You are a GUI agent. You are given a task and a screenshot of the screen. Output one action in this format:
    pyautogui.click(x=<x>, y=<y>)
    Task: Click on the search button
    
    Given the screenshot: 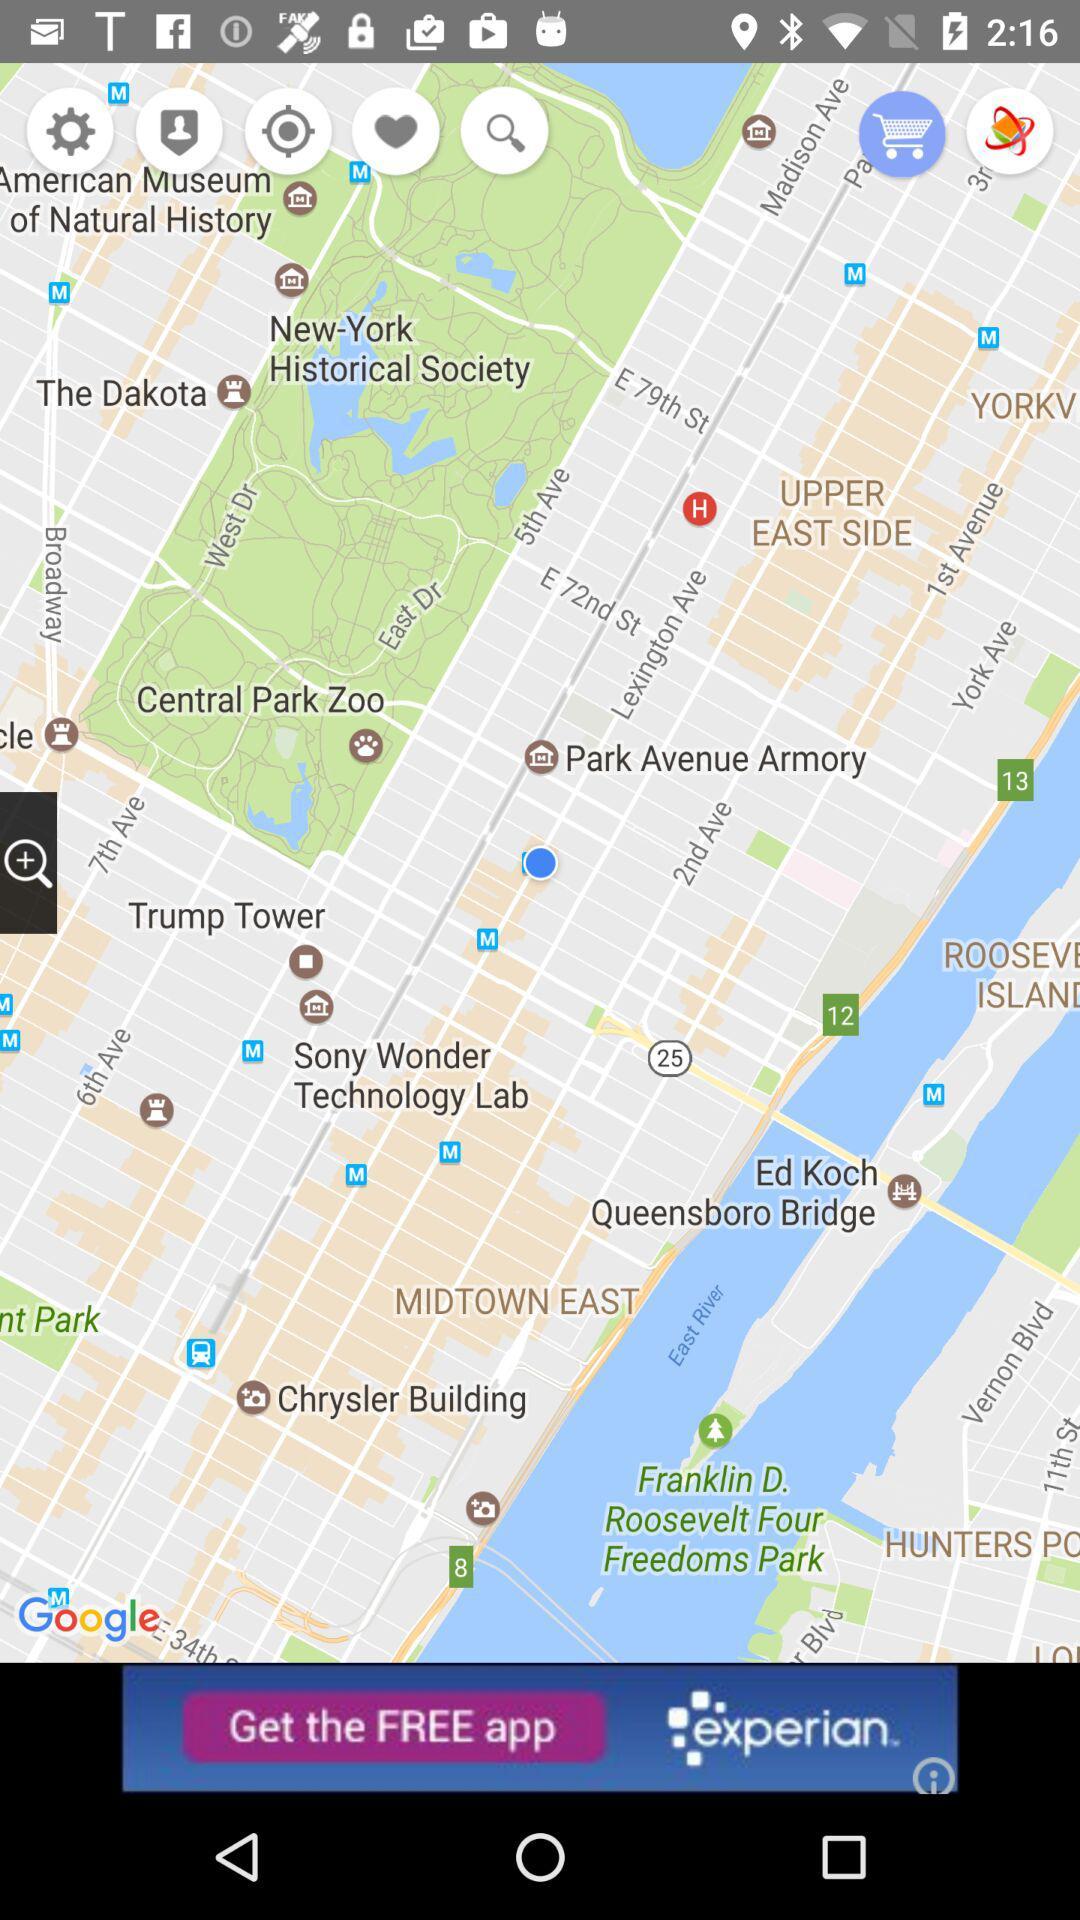 What is the action you would take?
    pyautogui.click(x=499, y=132)
    